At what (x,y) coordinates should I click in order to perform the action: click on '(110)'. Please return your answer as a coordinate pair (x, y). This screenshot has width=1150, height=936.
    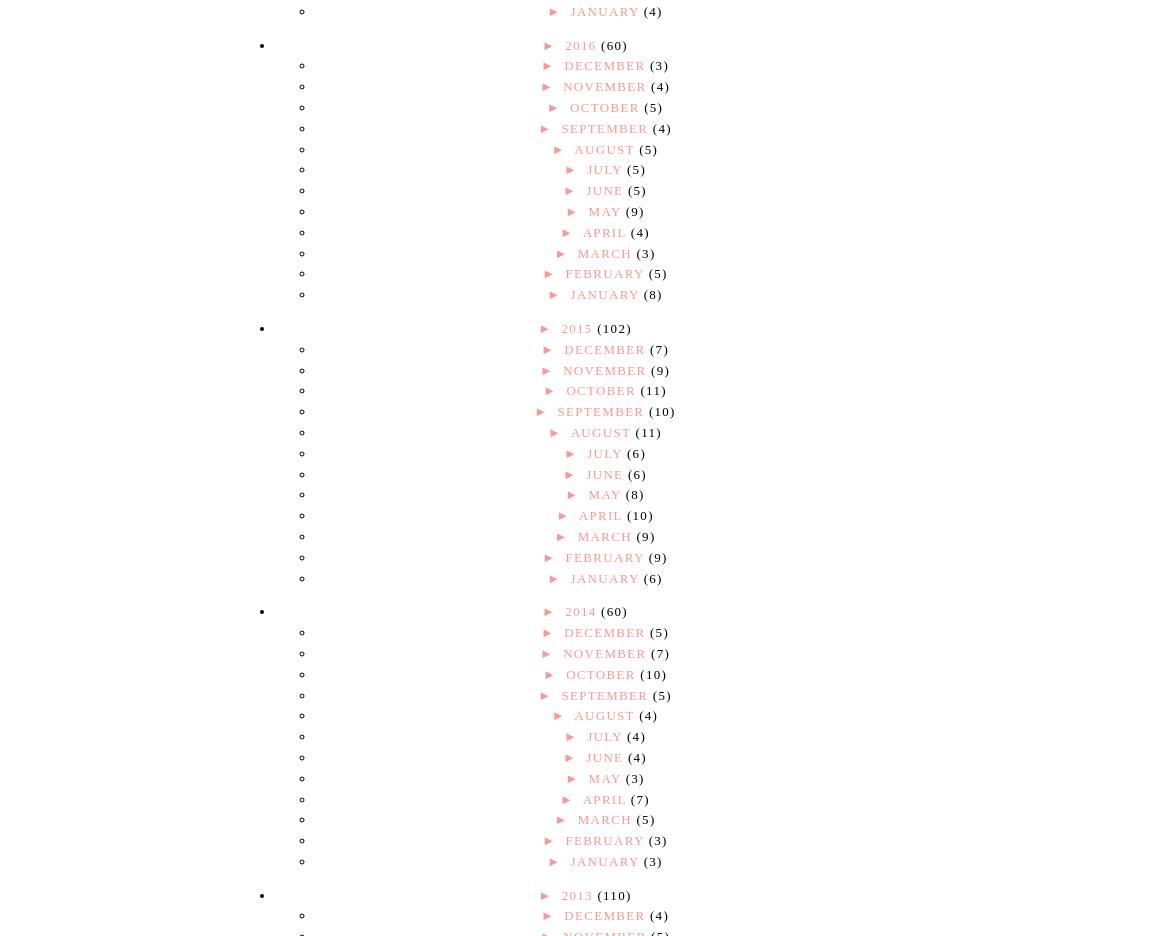
    Looking at the image, I should click on (595, 893).